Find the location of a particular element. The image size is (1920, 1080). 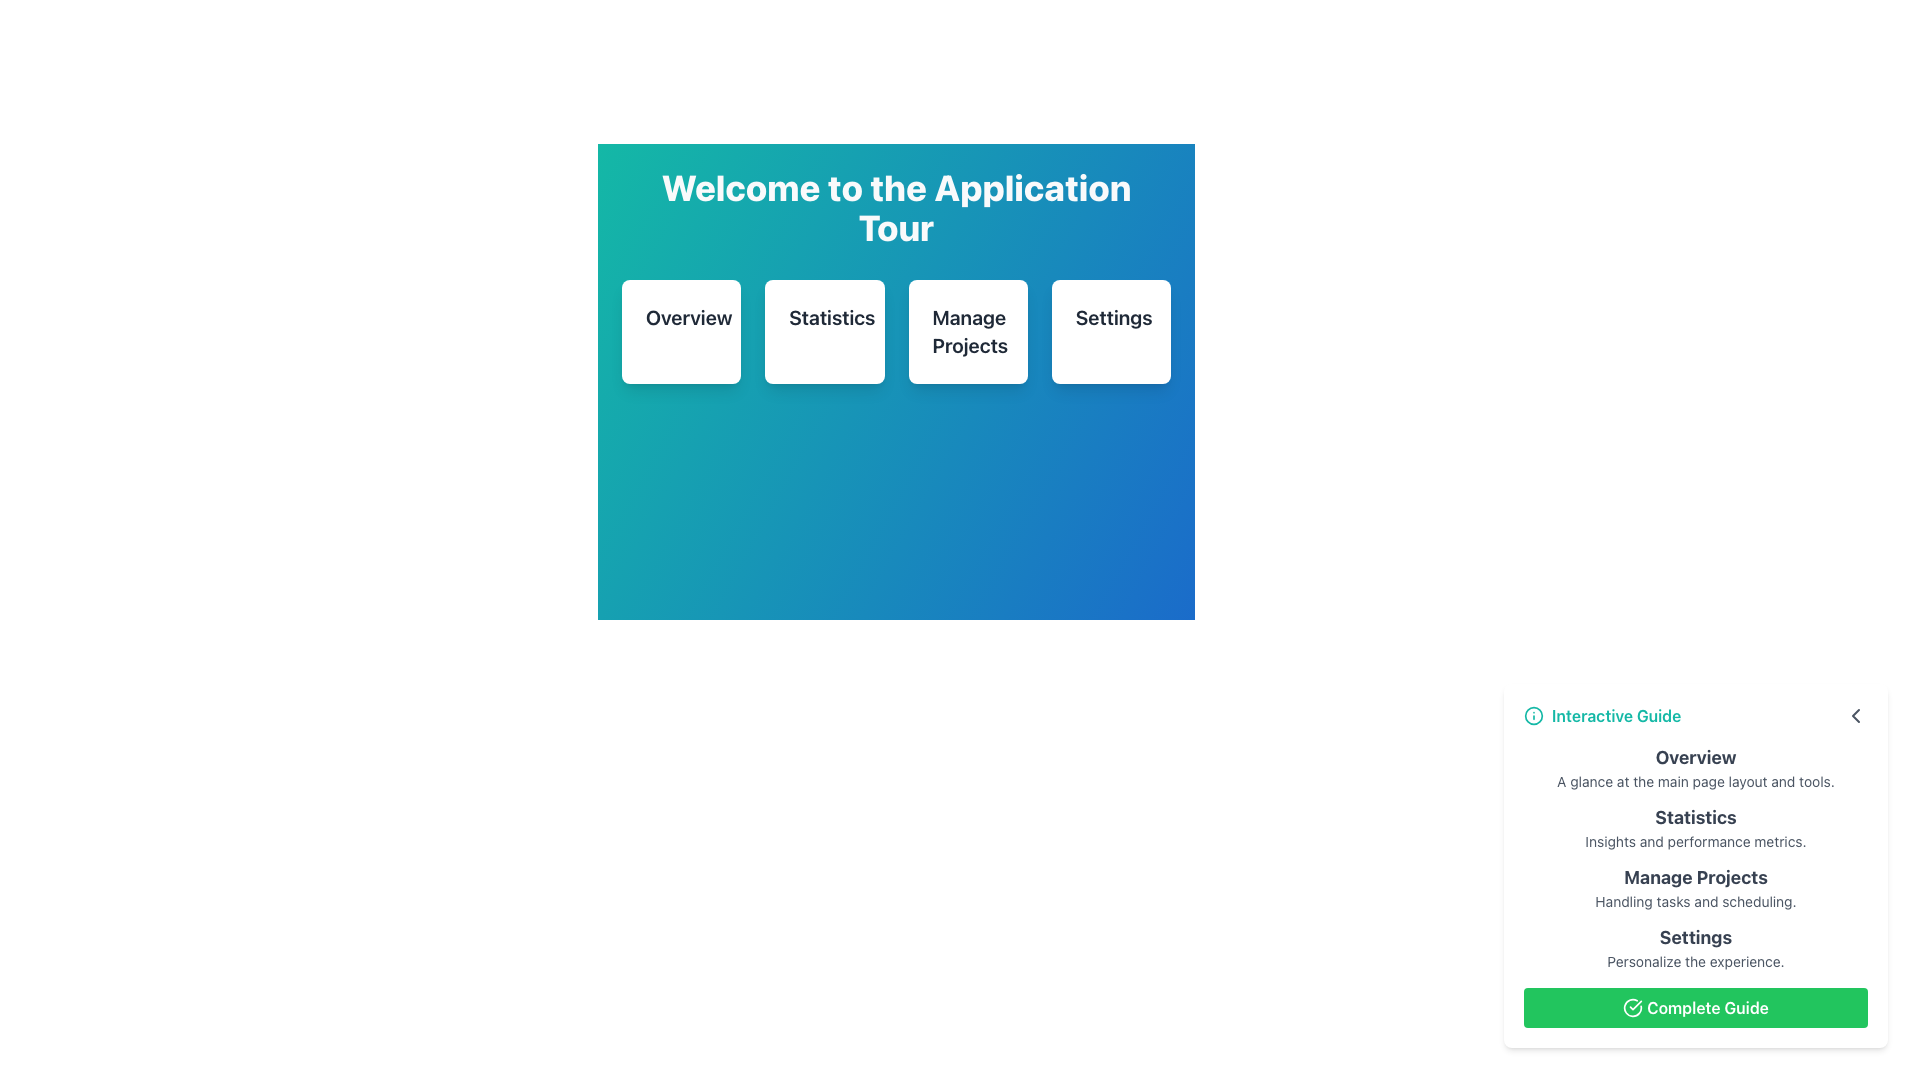

the center of the SVG circle that is part of the 'info' icon located in the sidebar under the 'Interactive Guide' heading is located at coordinates (1533, 715).